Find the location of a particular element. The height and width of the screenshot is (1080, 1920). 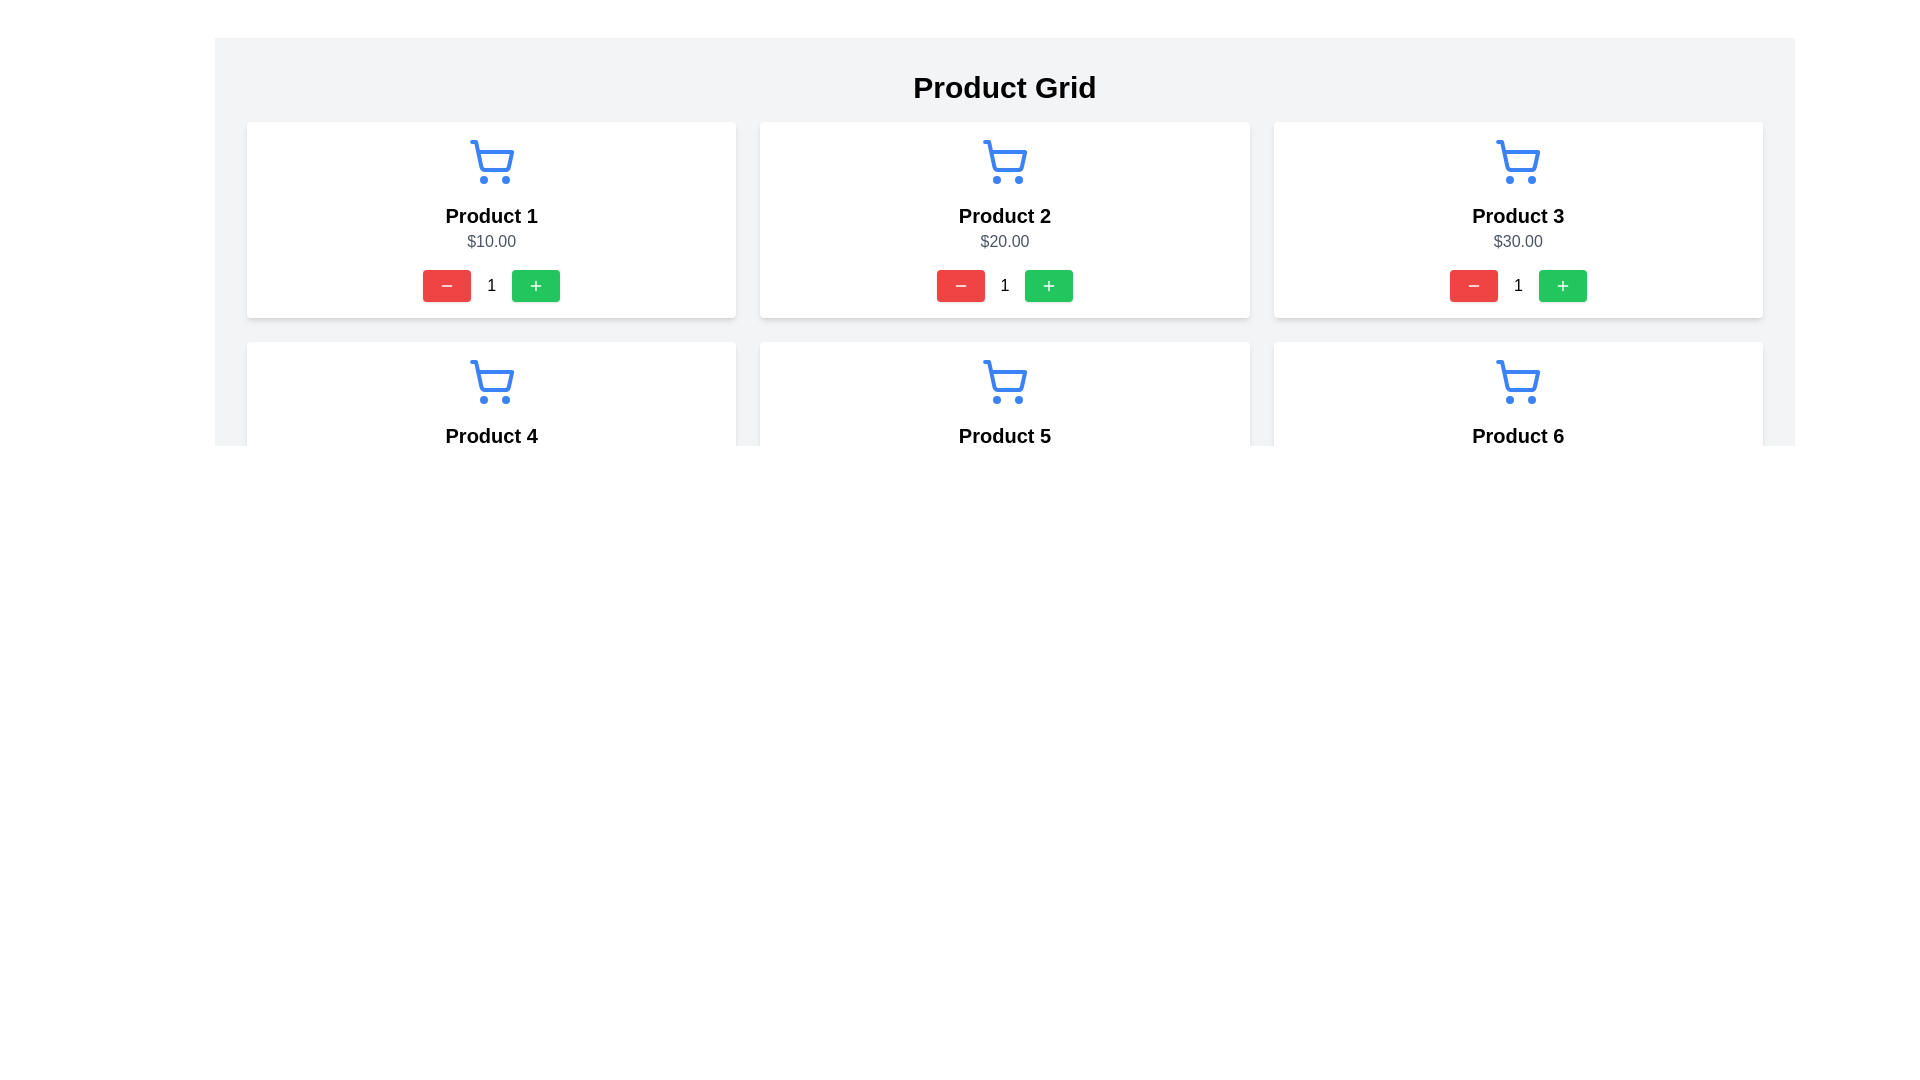

the product card displayed in the second row and third column of the grid layout, which showcases the product name, icon, and price is located at coordinates (1518, 438).